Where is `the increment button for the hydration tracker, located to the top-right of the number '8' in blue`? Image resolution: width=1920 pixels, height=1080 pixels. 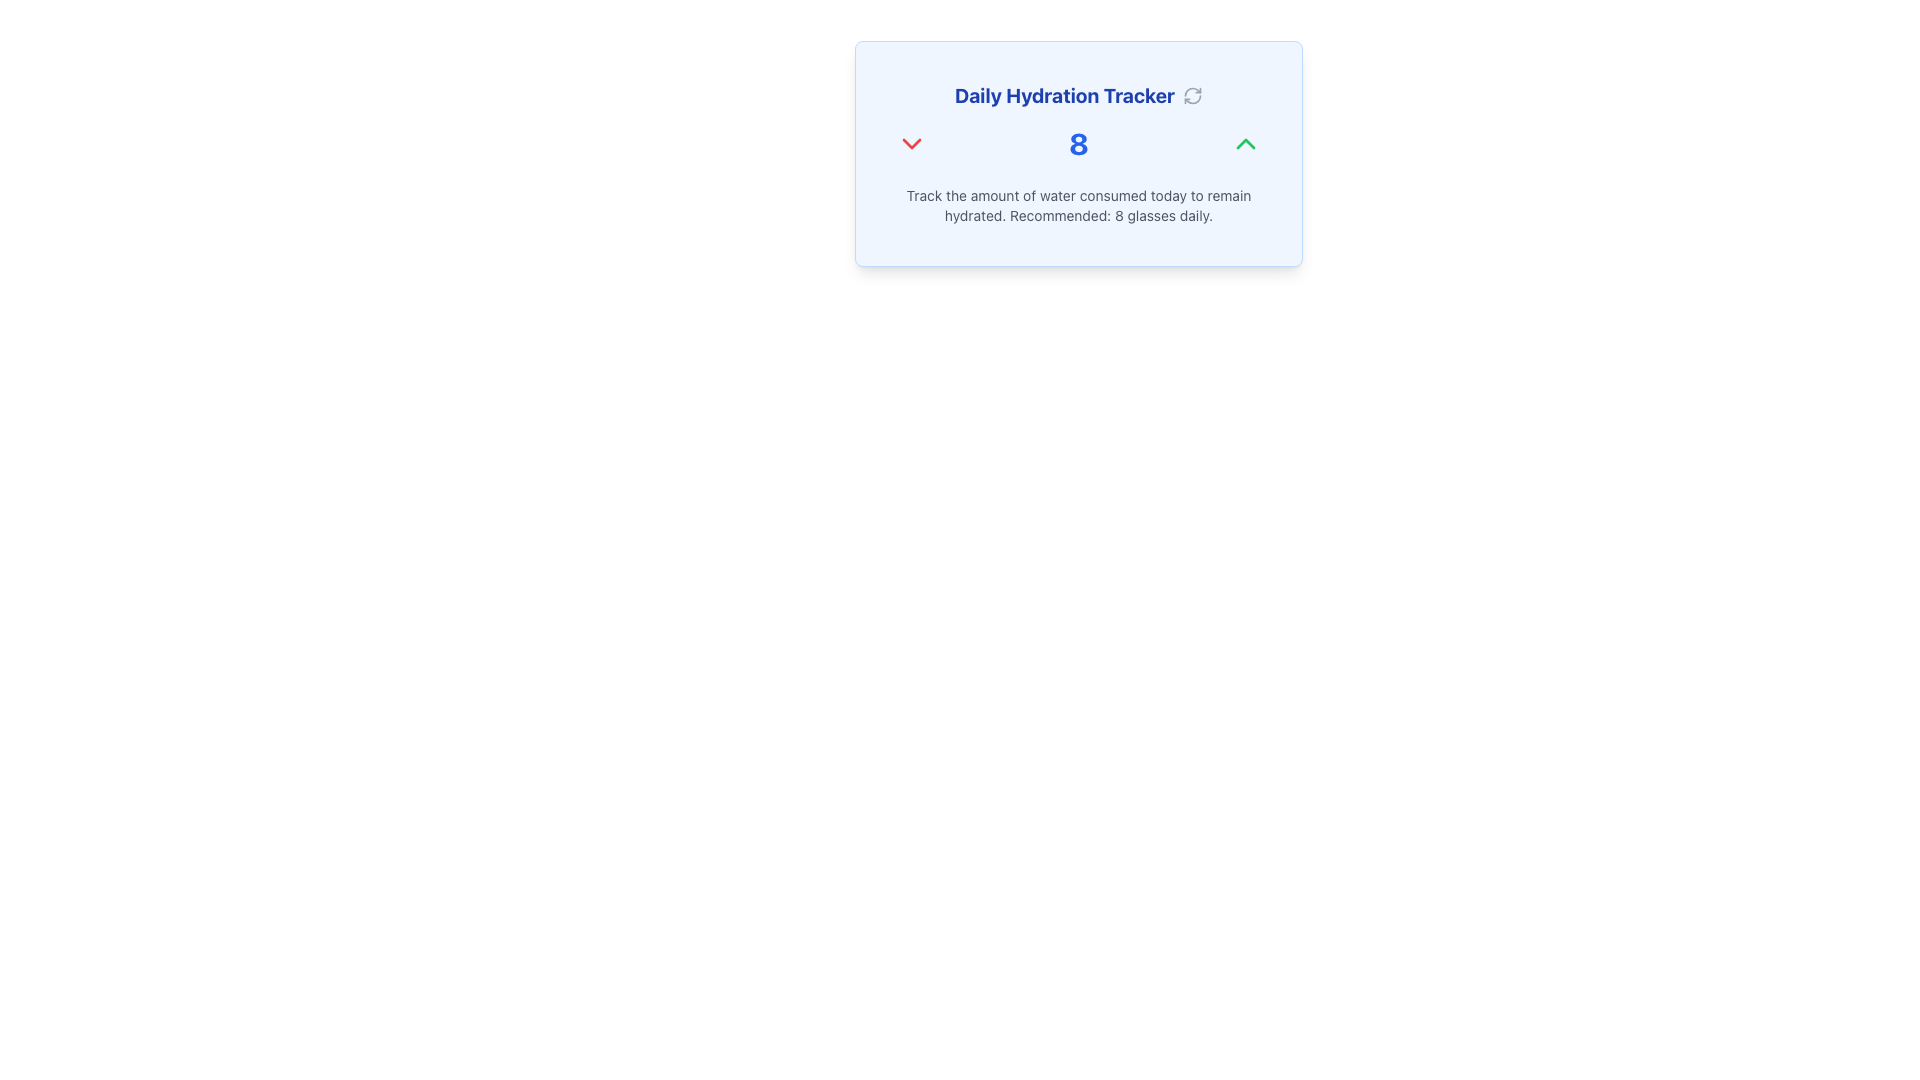
the increment button for the hydration tracker, located to the top-right of the number '8' in blue is located at coordinates (1245, 142).